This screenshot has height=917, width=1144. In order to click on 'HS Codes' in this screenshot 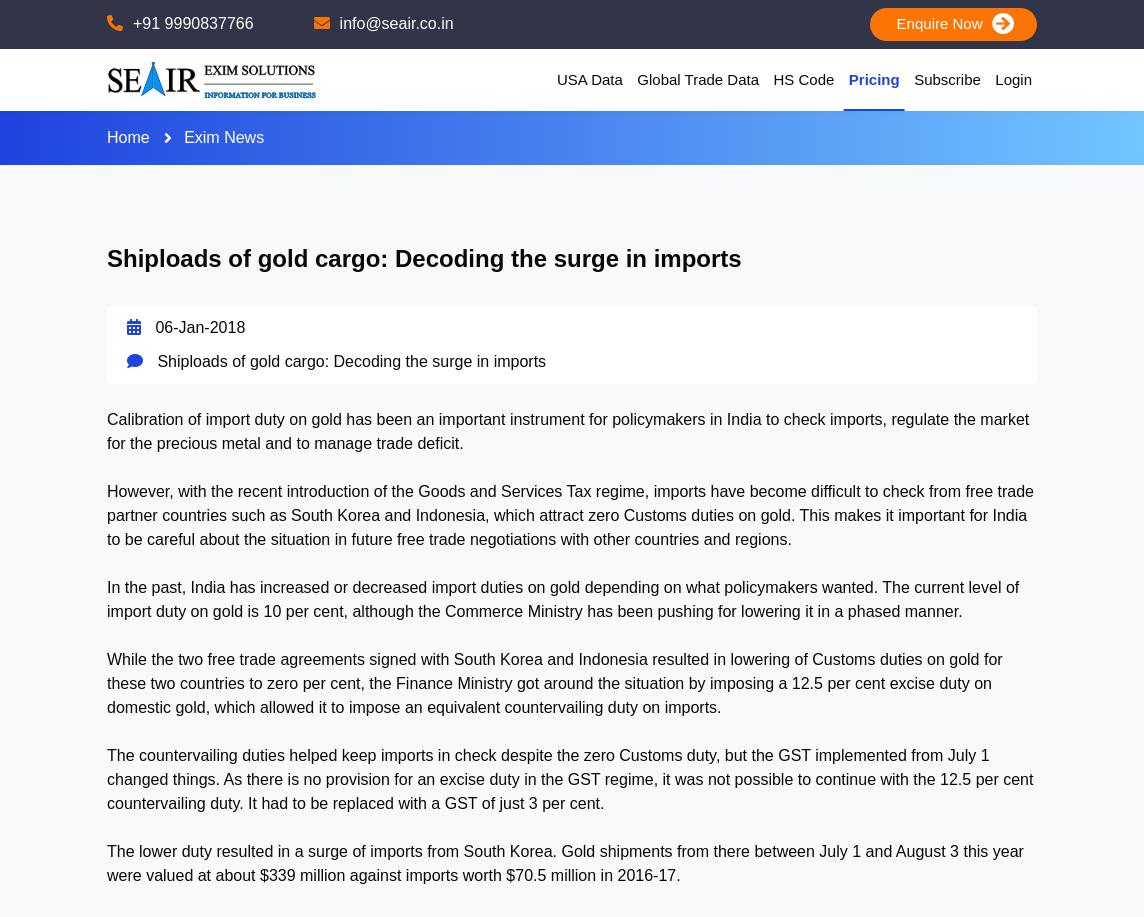, I will do `click(889, 96)`.